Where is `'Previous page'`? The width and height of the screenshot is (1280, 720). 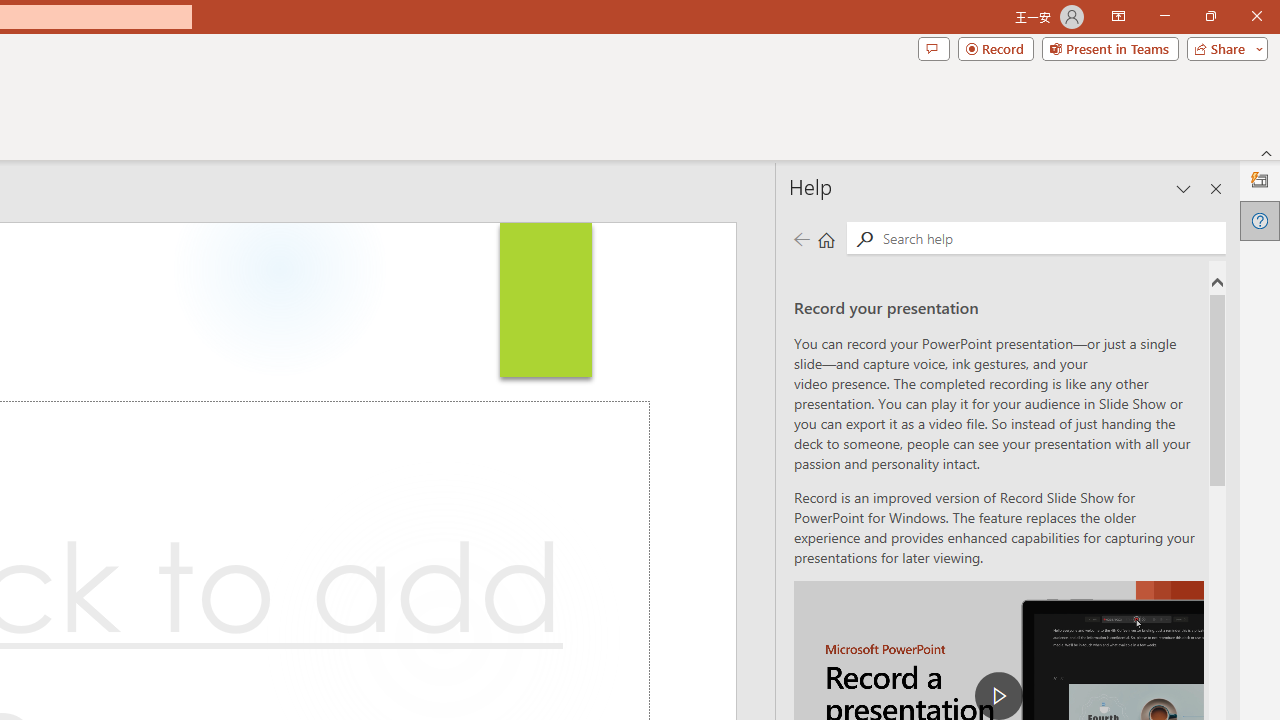
'Previous page' is located at coordinates (801, 238).